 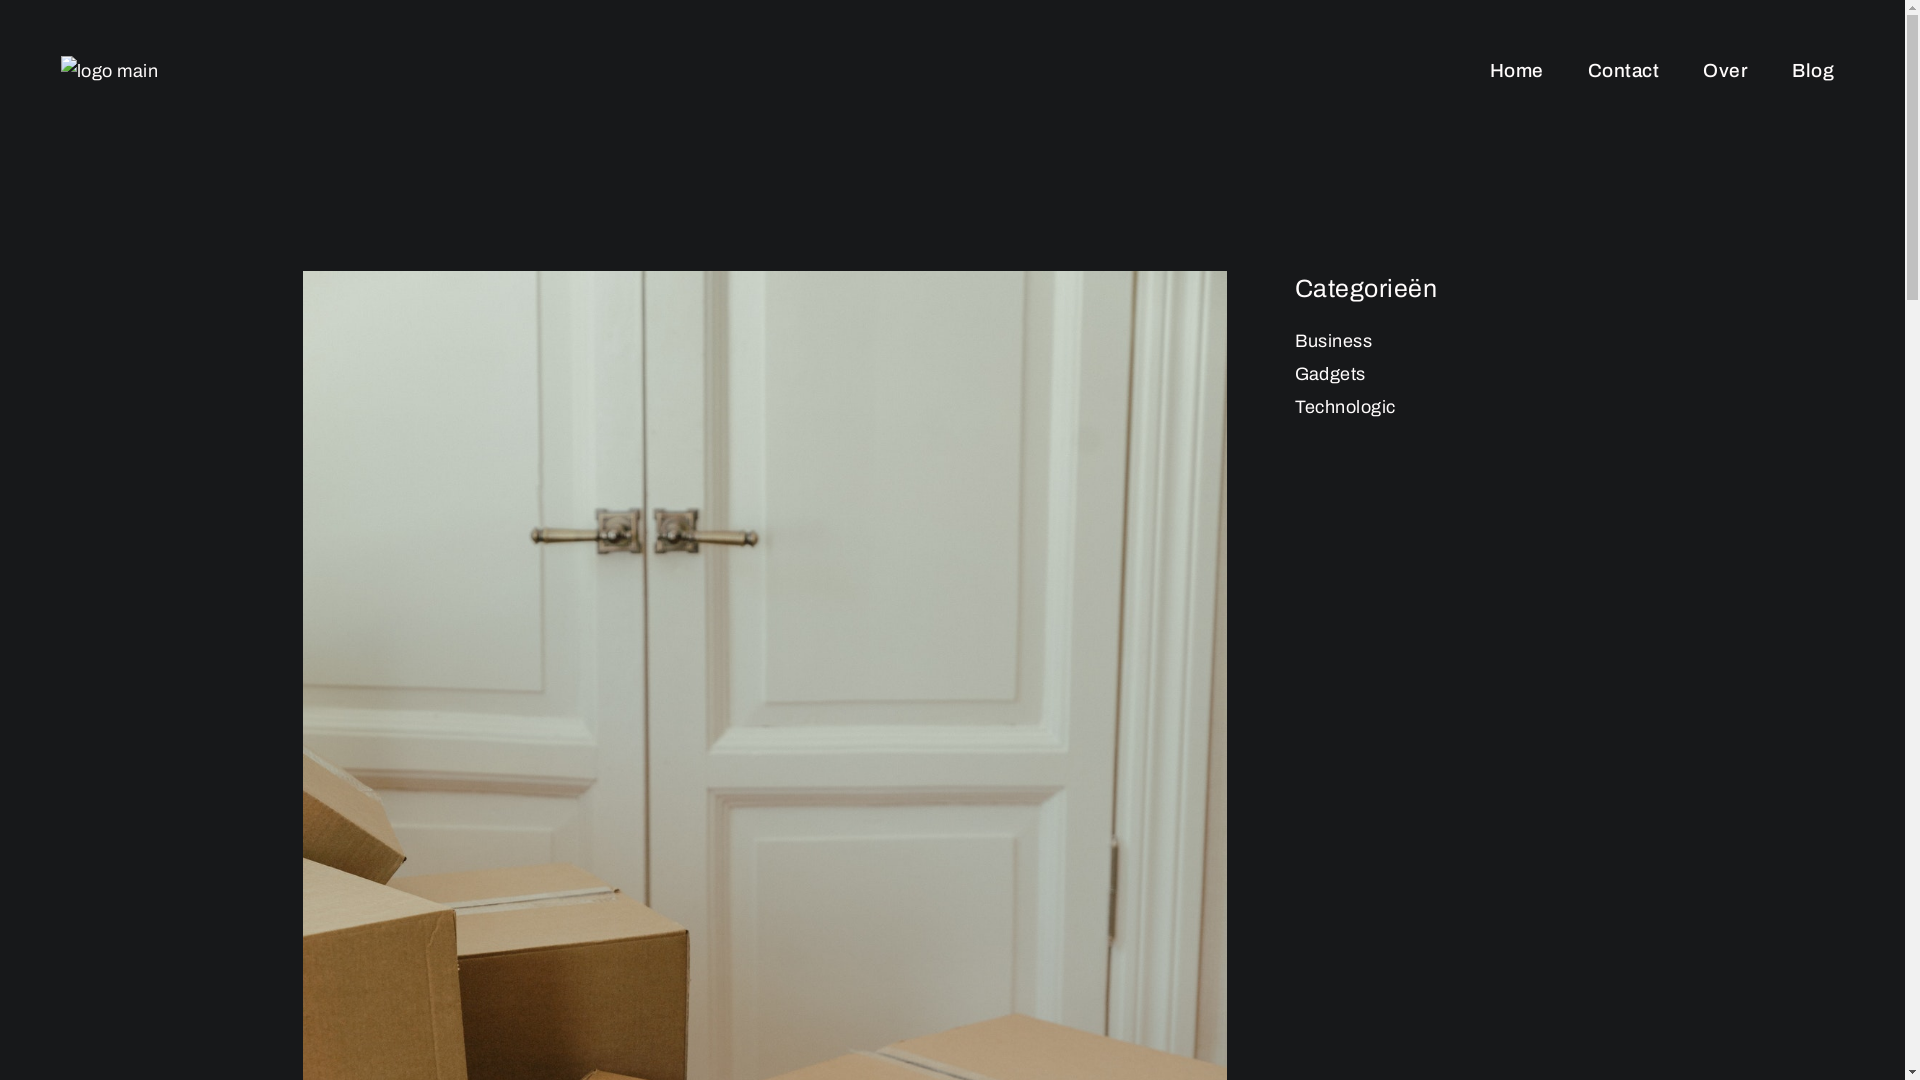 What do you see at coordinates (1329, 374) in the screenshot?
I see `'Gadgets'` at bounding box center [1329, 374].